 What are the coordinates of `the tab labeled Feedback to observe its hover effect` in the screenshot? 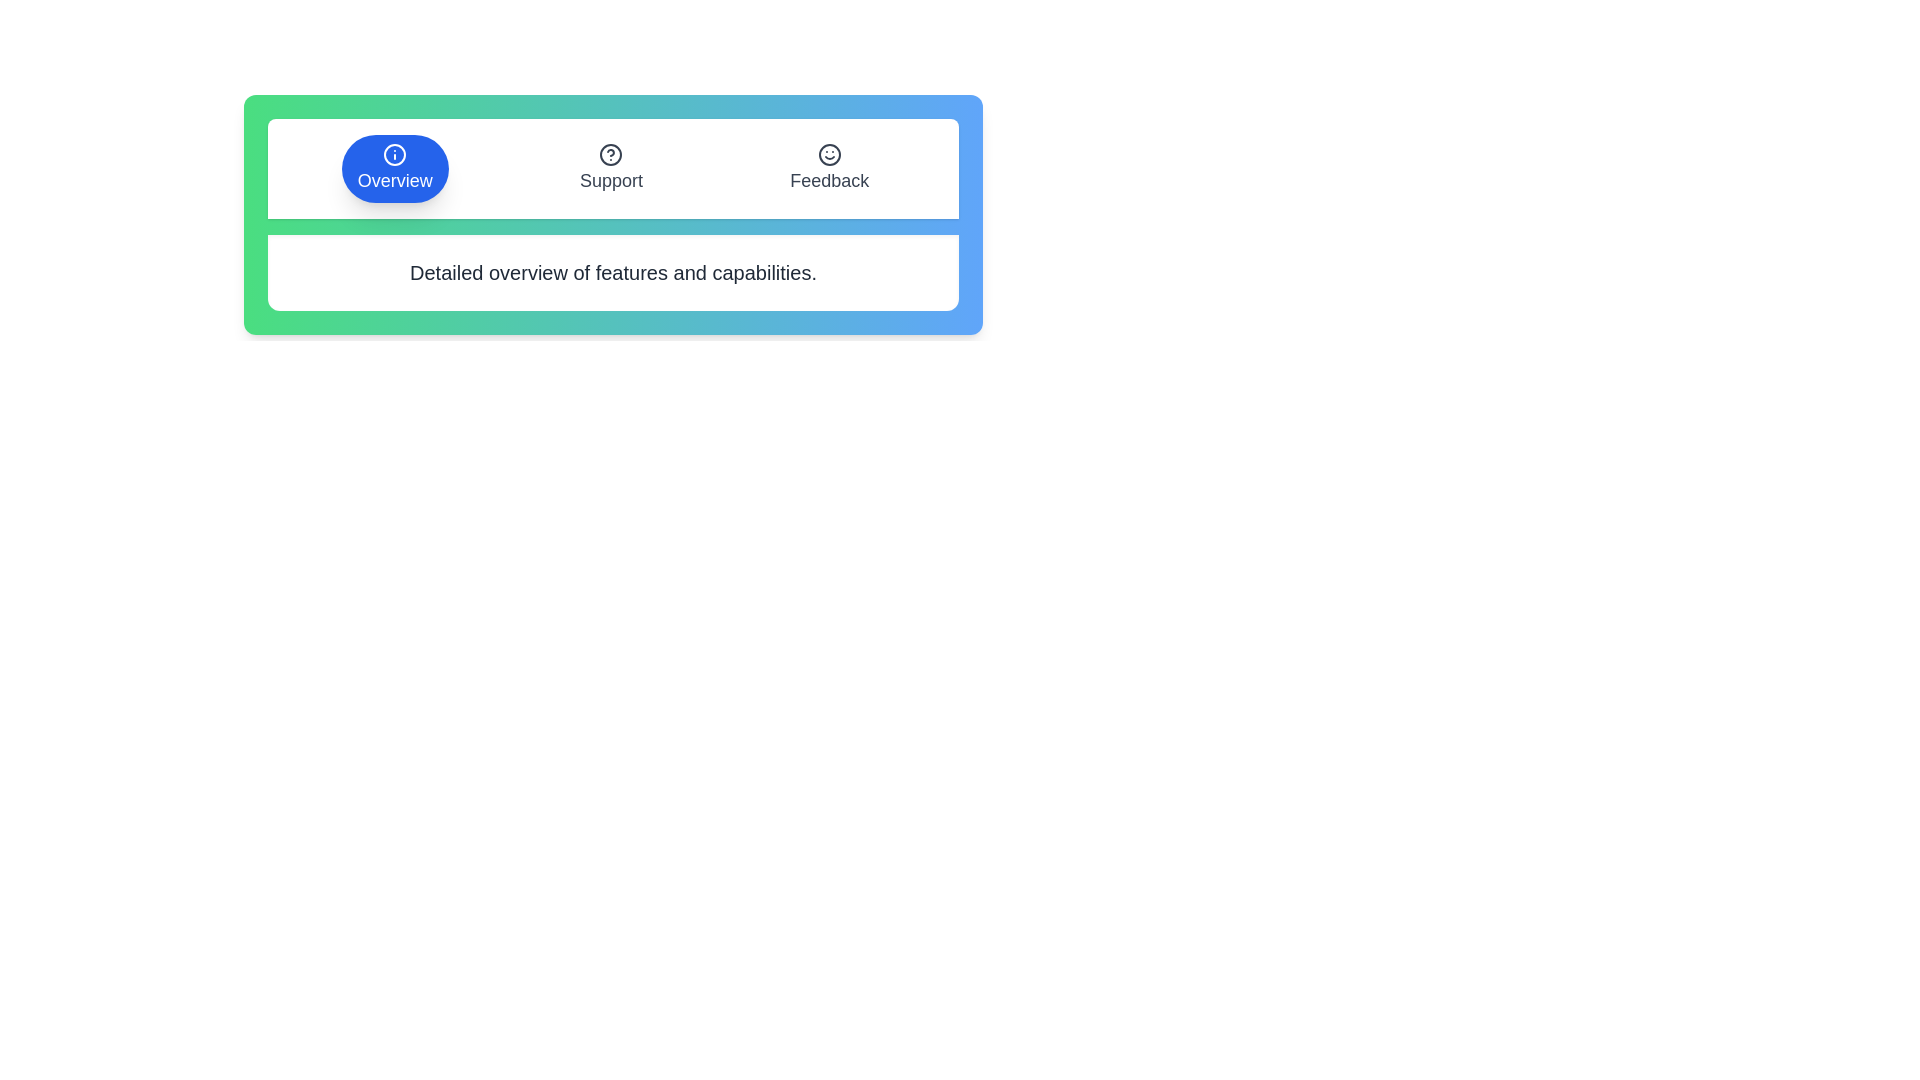 It's located at (829, 168).